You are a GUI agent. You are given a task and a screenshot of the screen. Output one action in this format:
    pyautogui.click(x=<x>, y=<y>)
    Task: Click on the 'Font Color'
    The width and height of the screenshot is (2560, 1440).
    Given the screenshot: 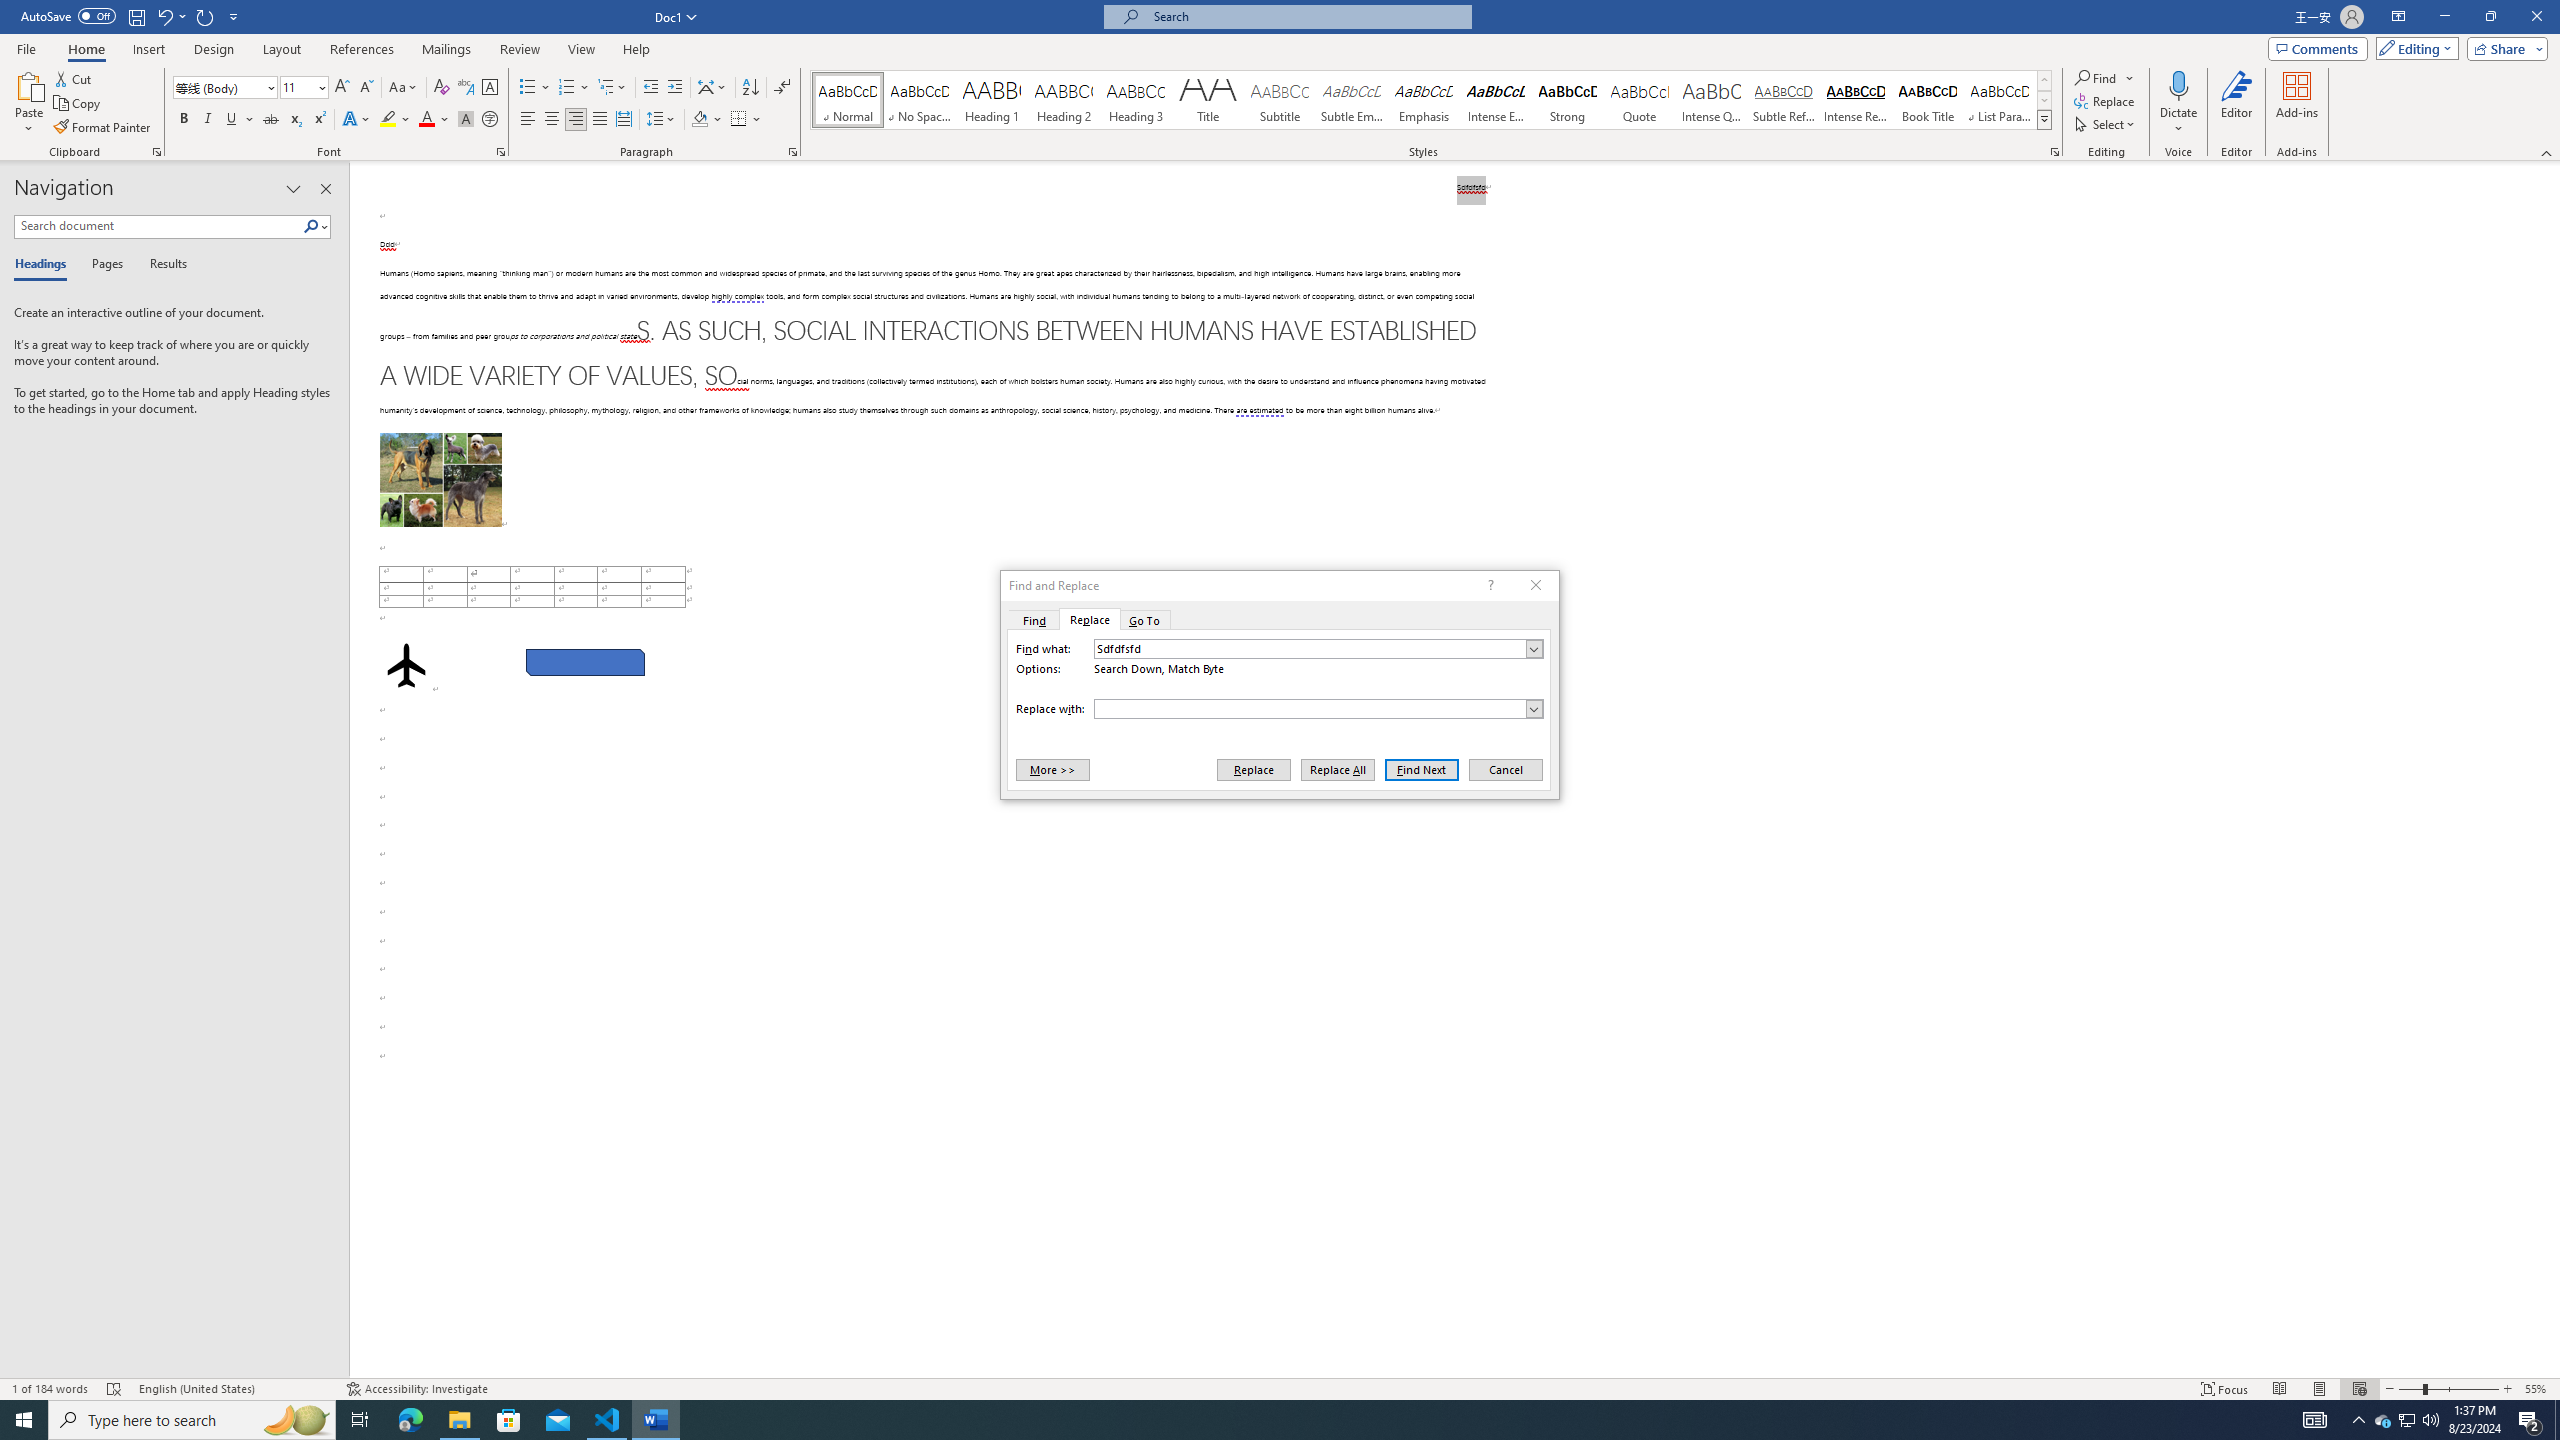 What is the action you would take?
    pyautogui.click(x=432, y=118)
    